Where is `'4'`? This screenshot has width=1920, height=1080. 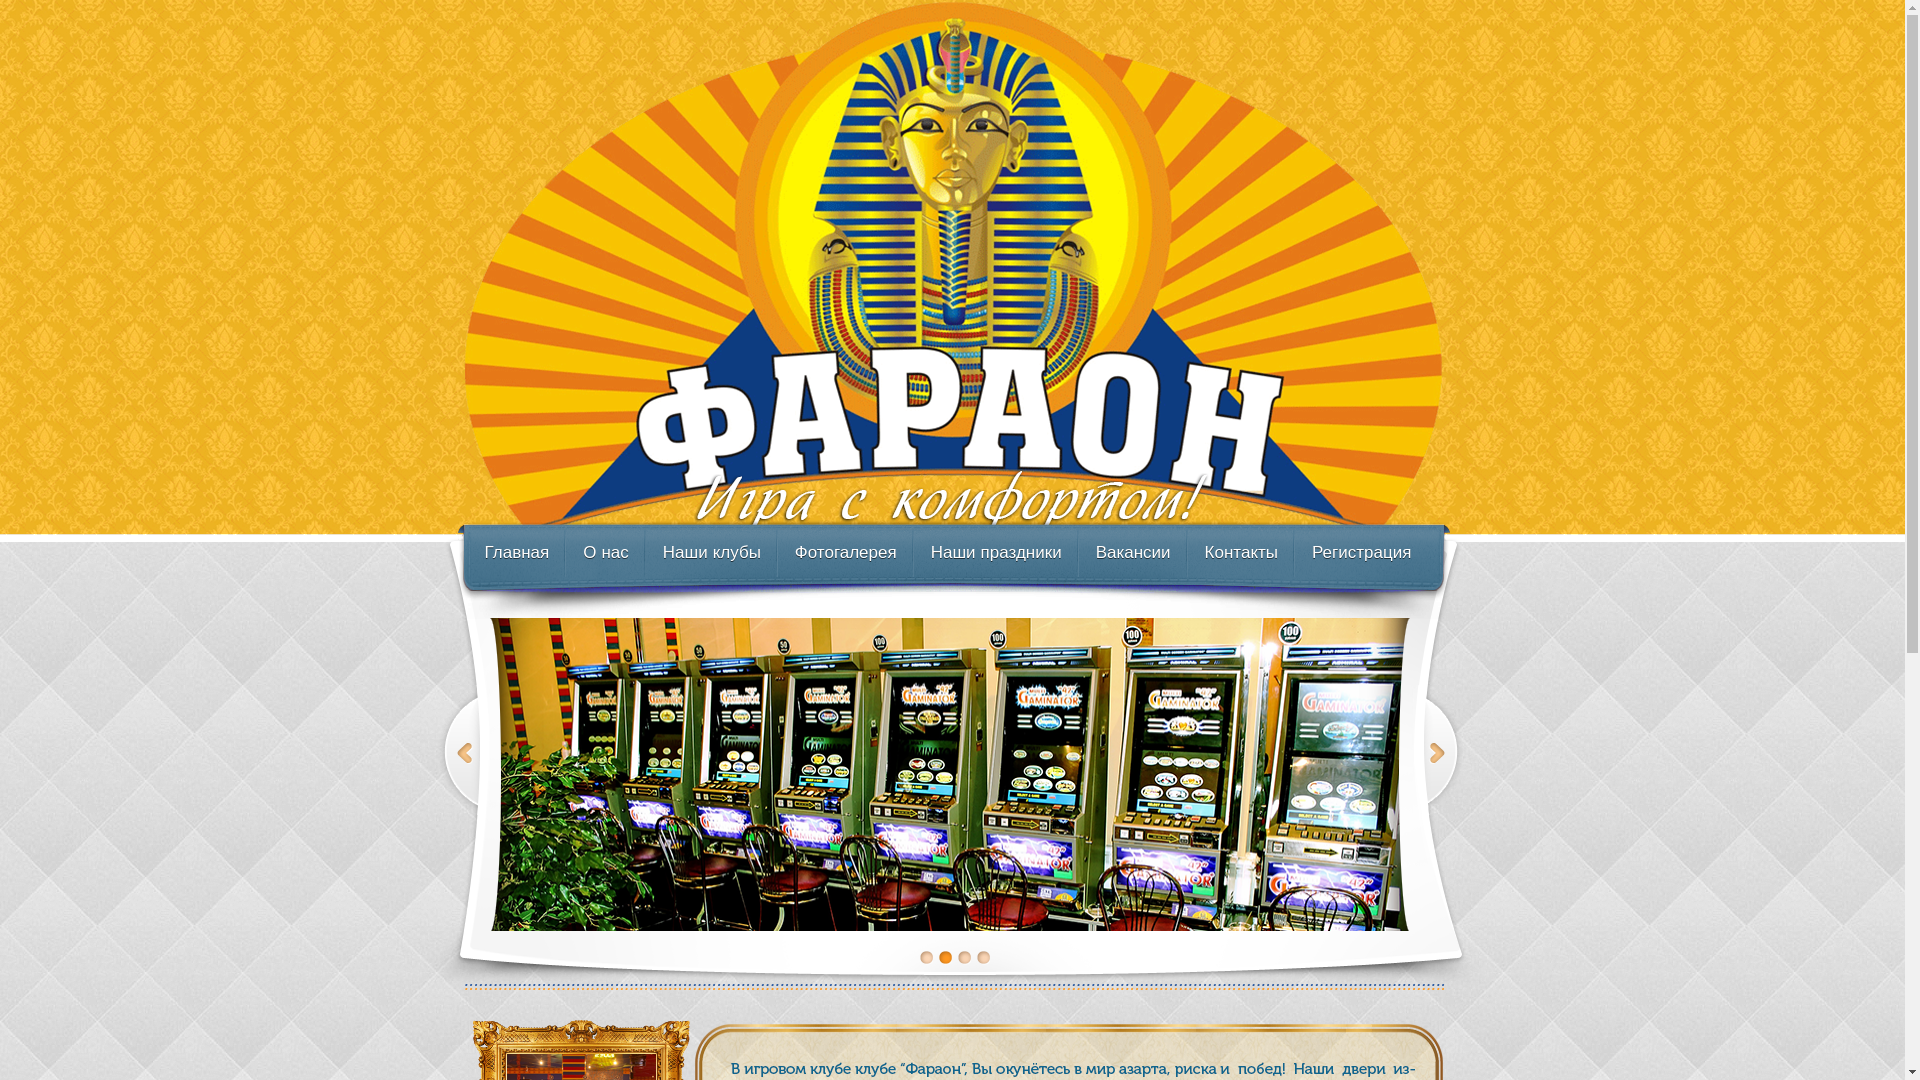 '4' is located at coordinates (981, 956).